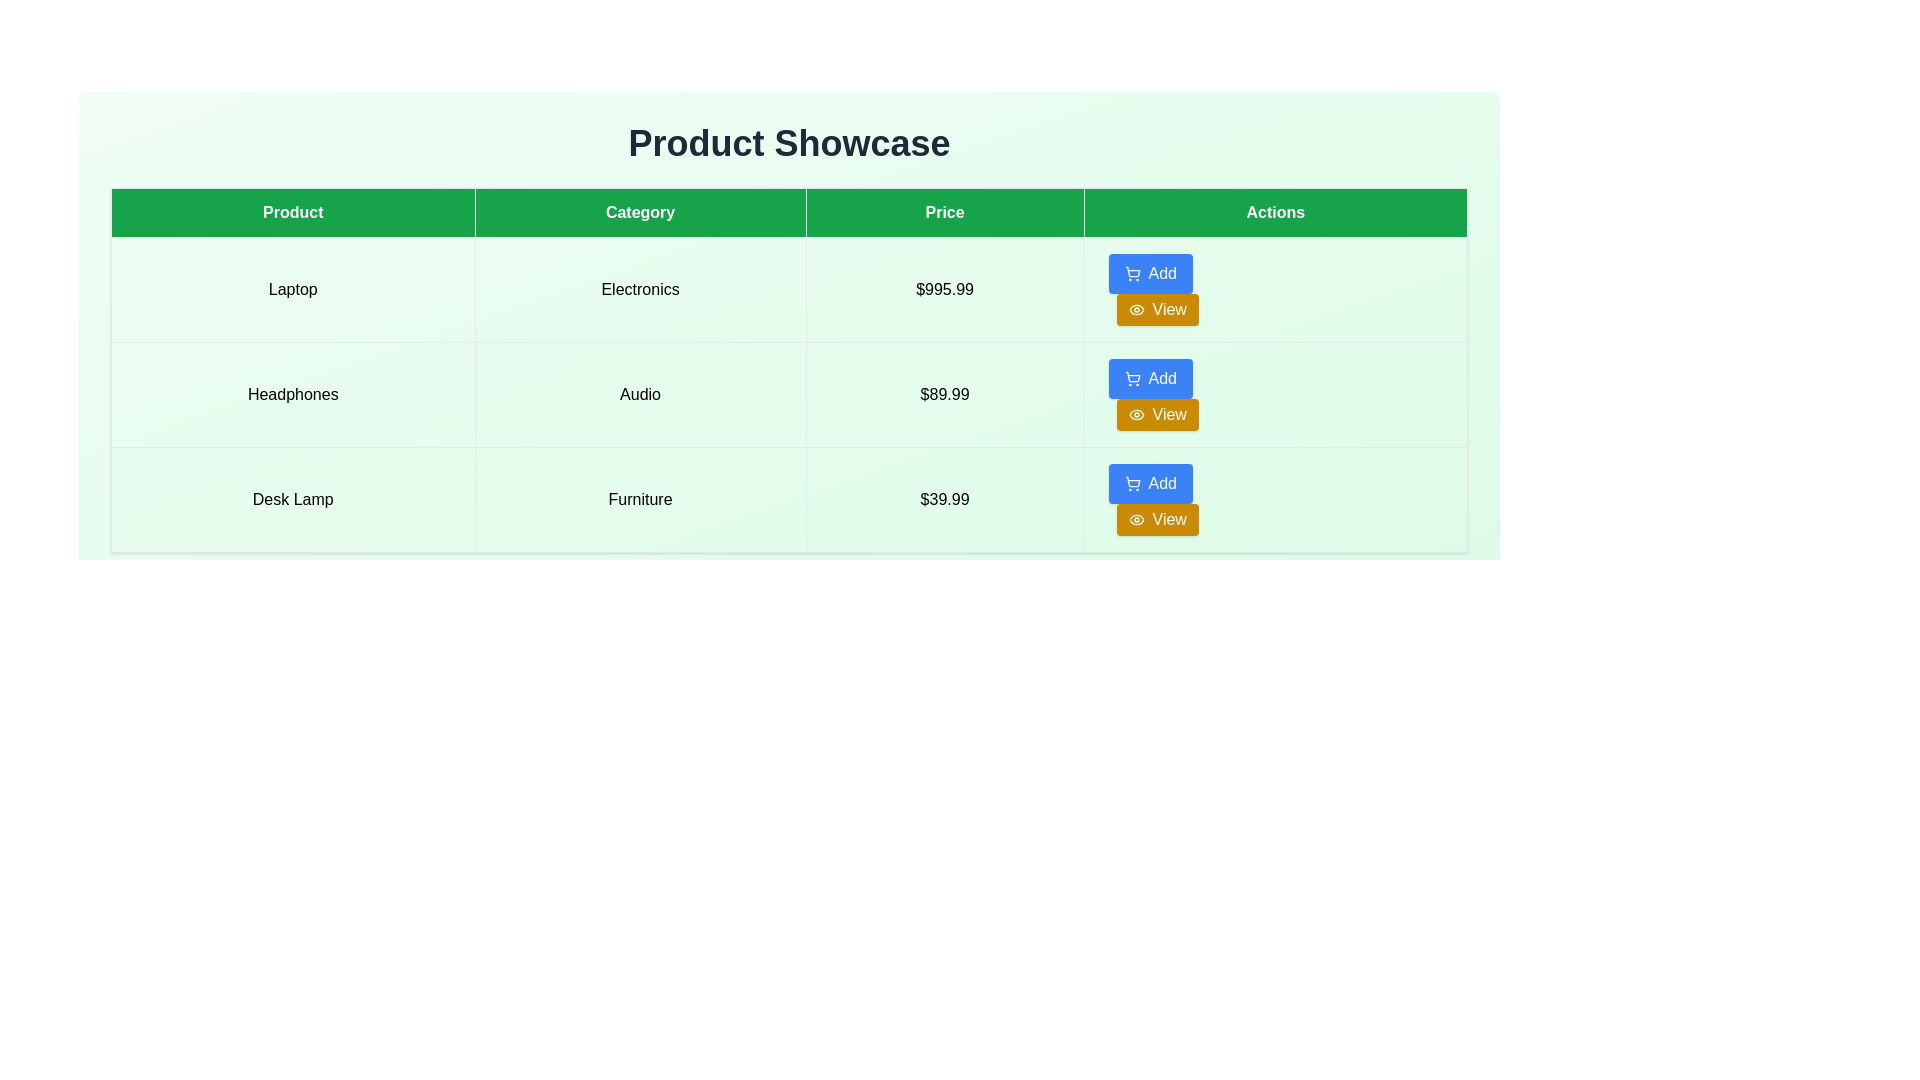 This screenshot has height=1080, width=1920. Describe the element at coordinates (1132, 378) in the screenshot. I see `the minimalistic wireframe shopping cart icon located at the leftmost part of the blue 'Add' button in the second row of the 'Product Showcase' table` at that location.